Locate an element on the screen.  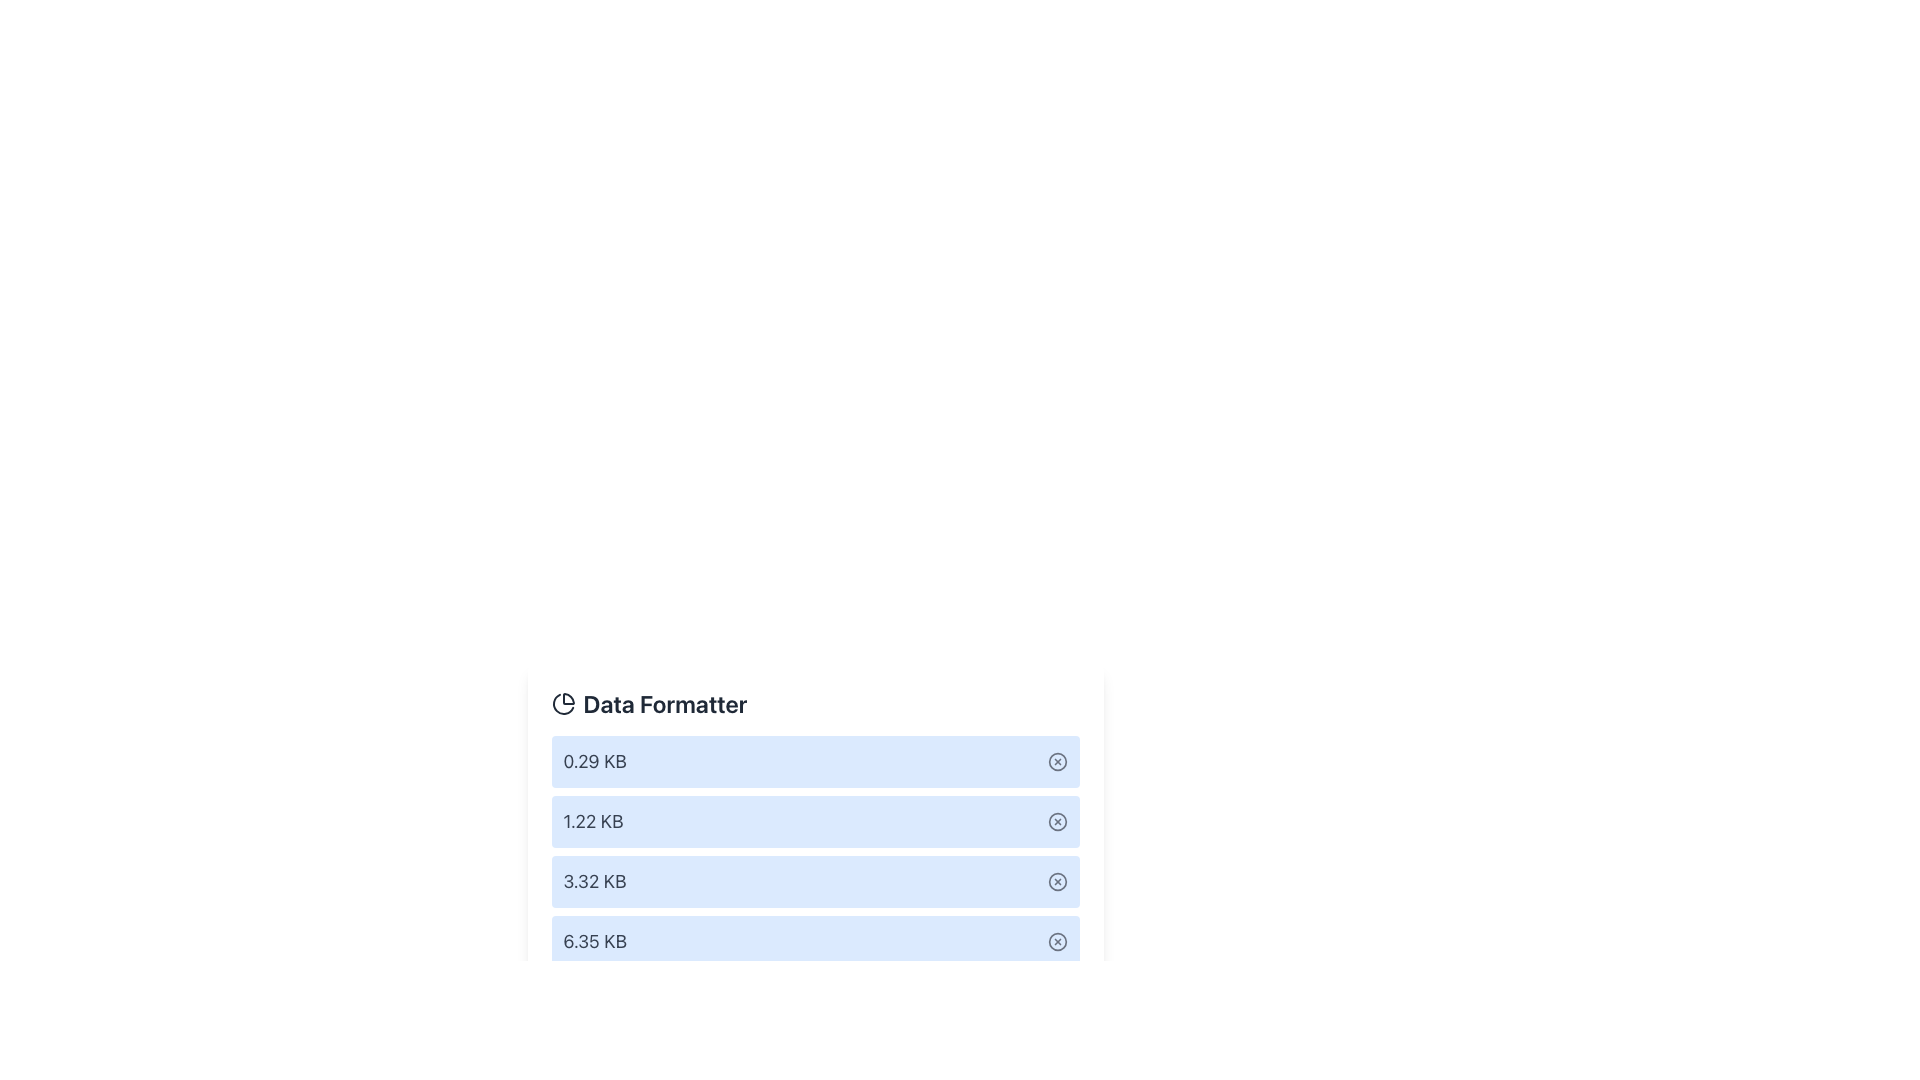
the text label displaying '6.35 KB' is located at coordinates (594, 941).